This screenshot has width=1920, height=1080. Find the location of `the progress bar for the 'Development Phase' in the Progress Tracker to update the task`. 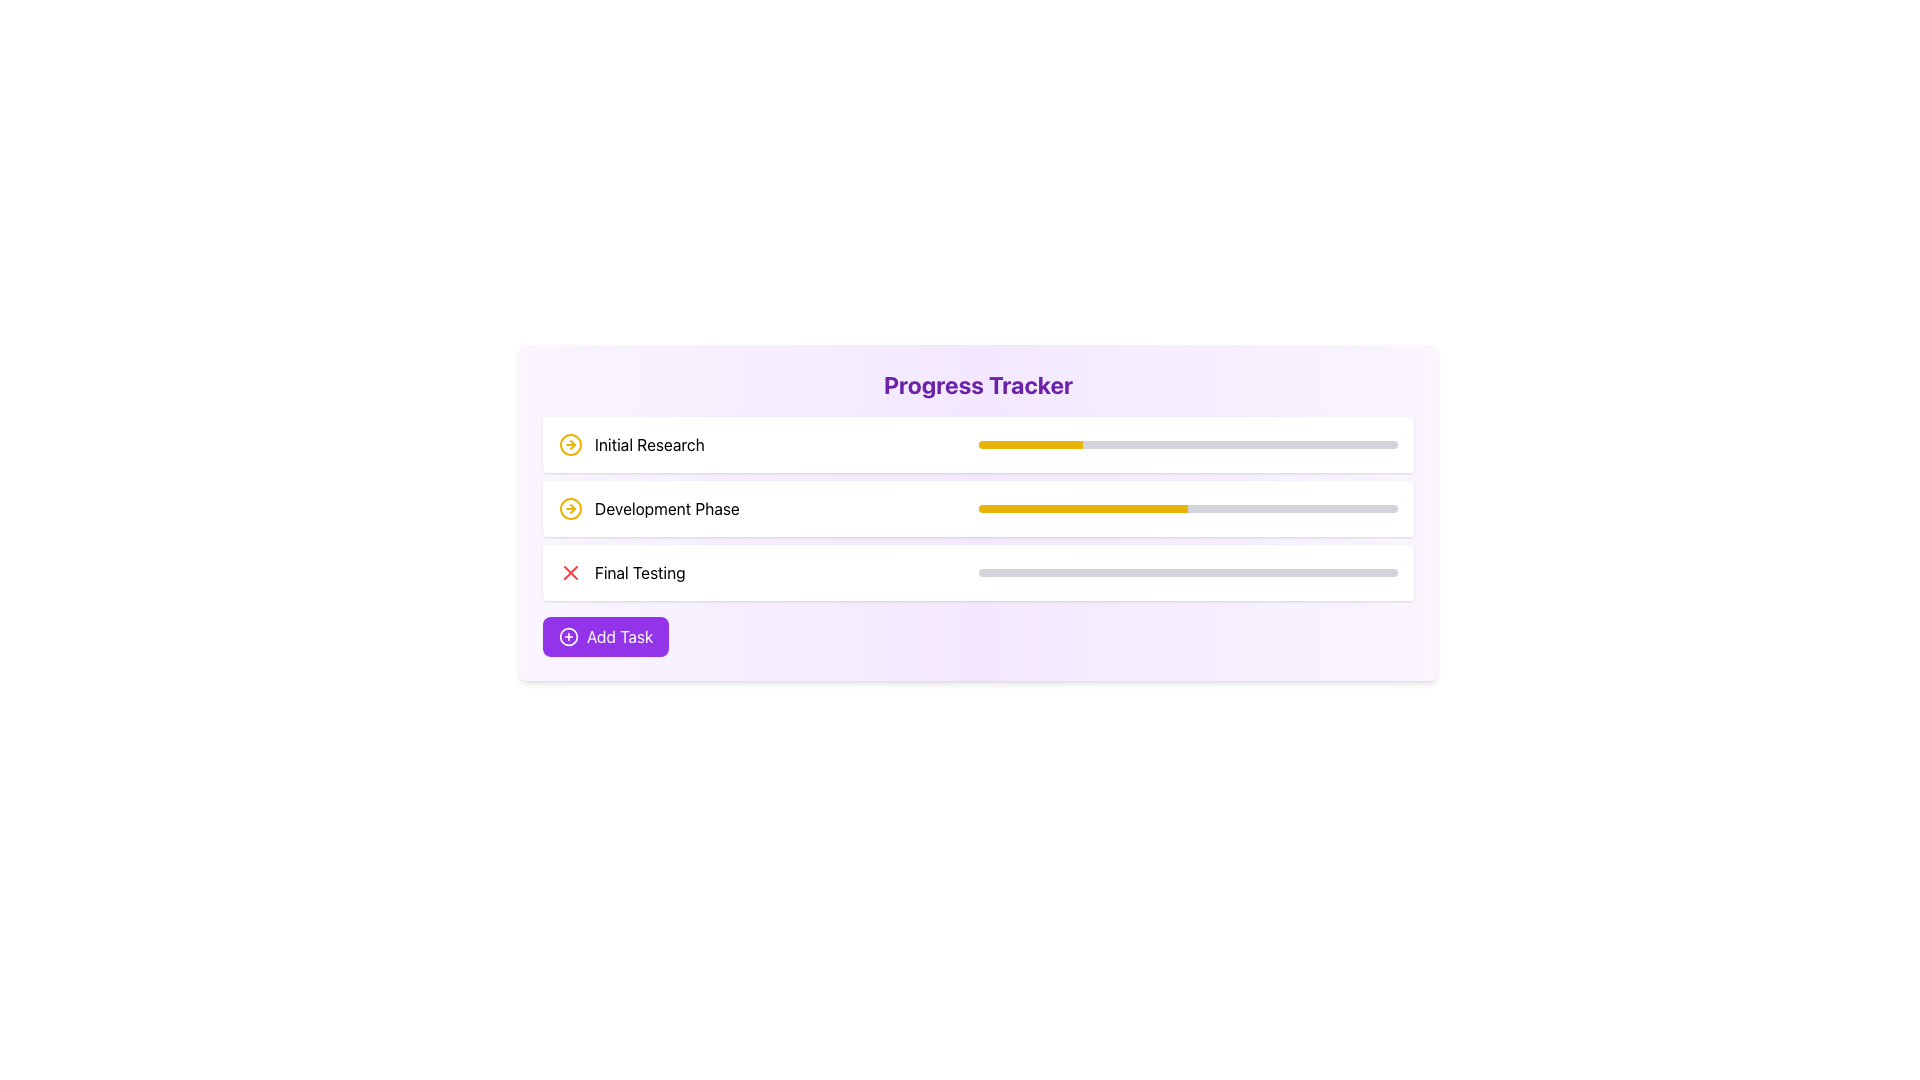

the progress bar for the 'Development Phase' in the Progress Tracker to update the task is located at coordinates (978, 508).